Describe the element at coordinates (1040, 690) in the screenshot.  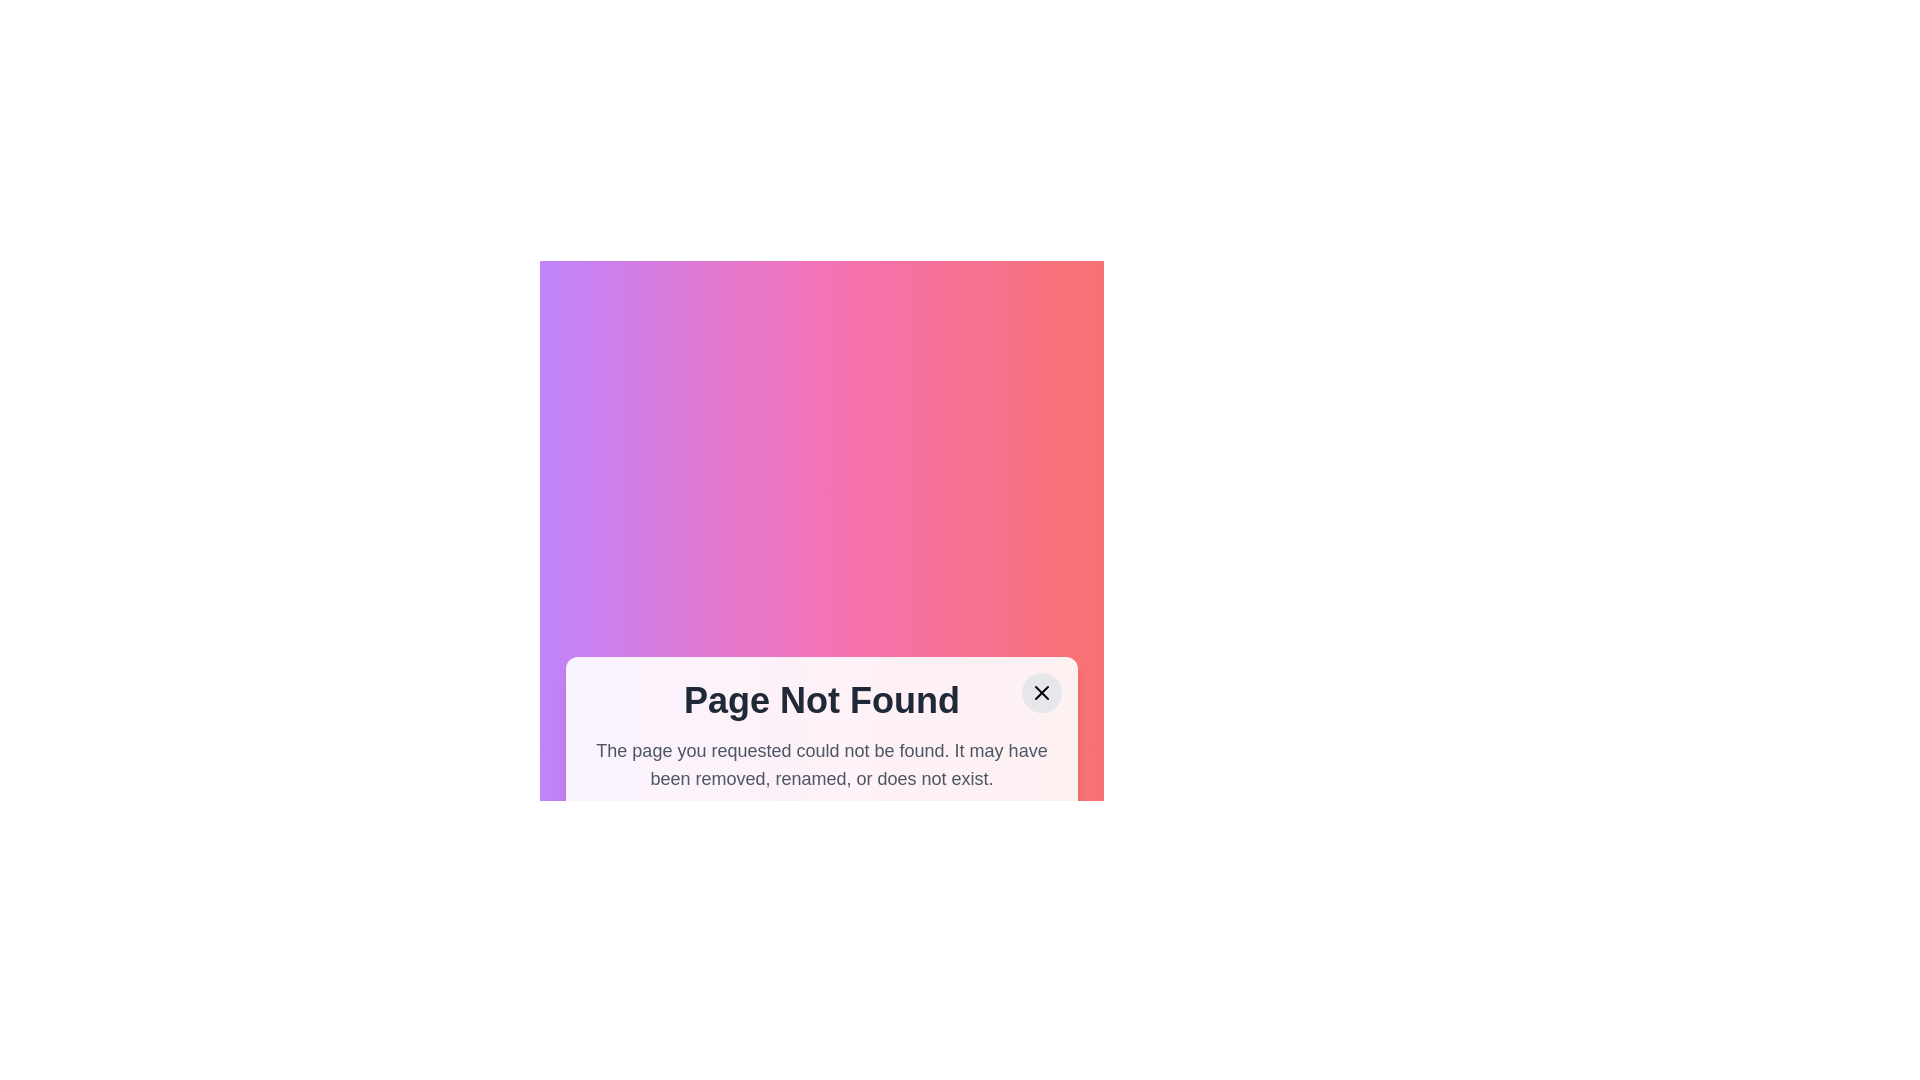
I see `the circular gray button with a black 'X' icon located at the top-right corner of the modal displaying 'Page Not Found'` at that location.